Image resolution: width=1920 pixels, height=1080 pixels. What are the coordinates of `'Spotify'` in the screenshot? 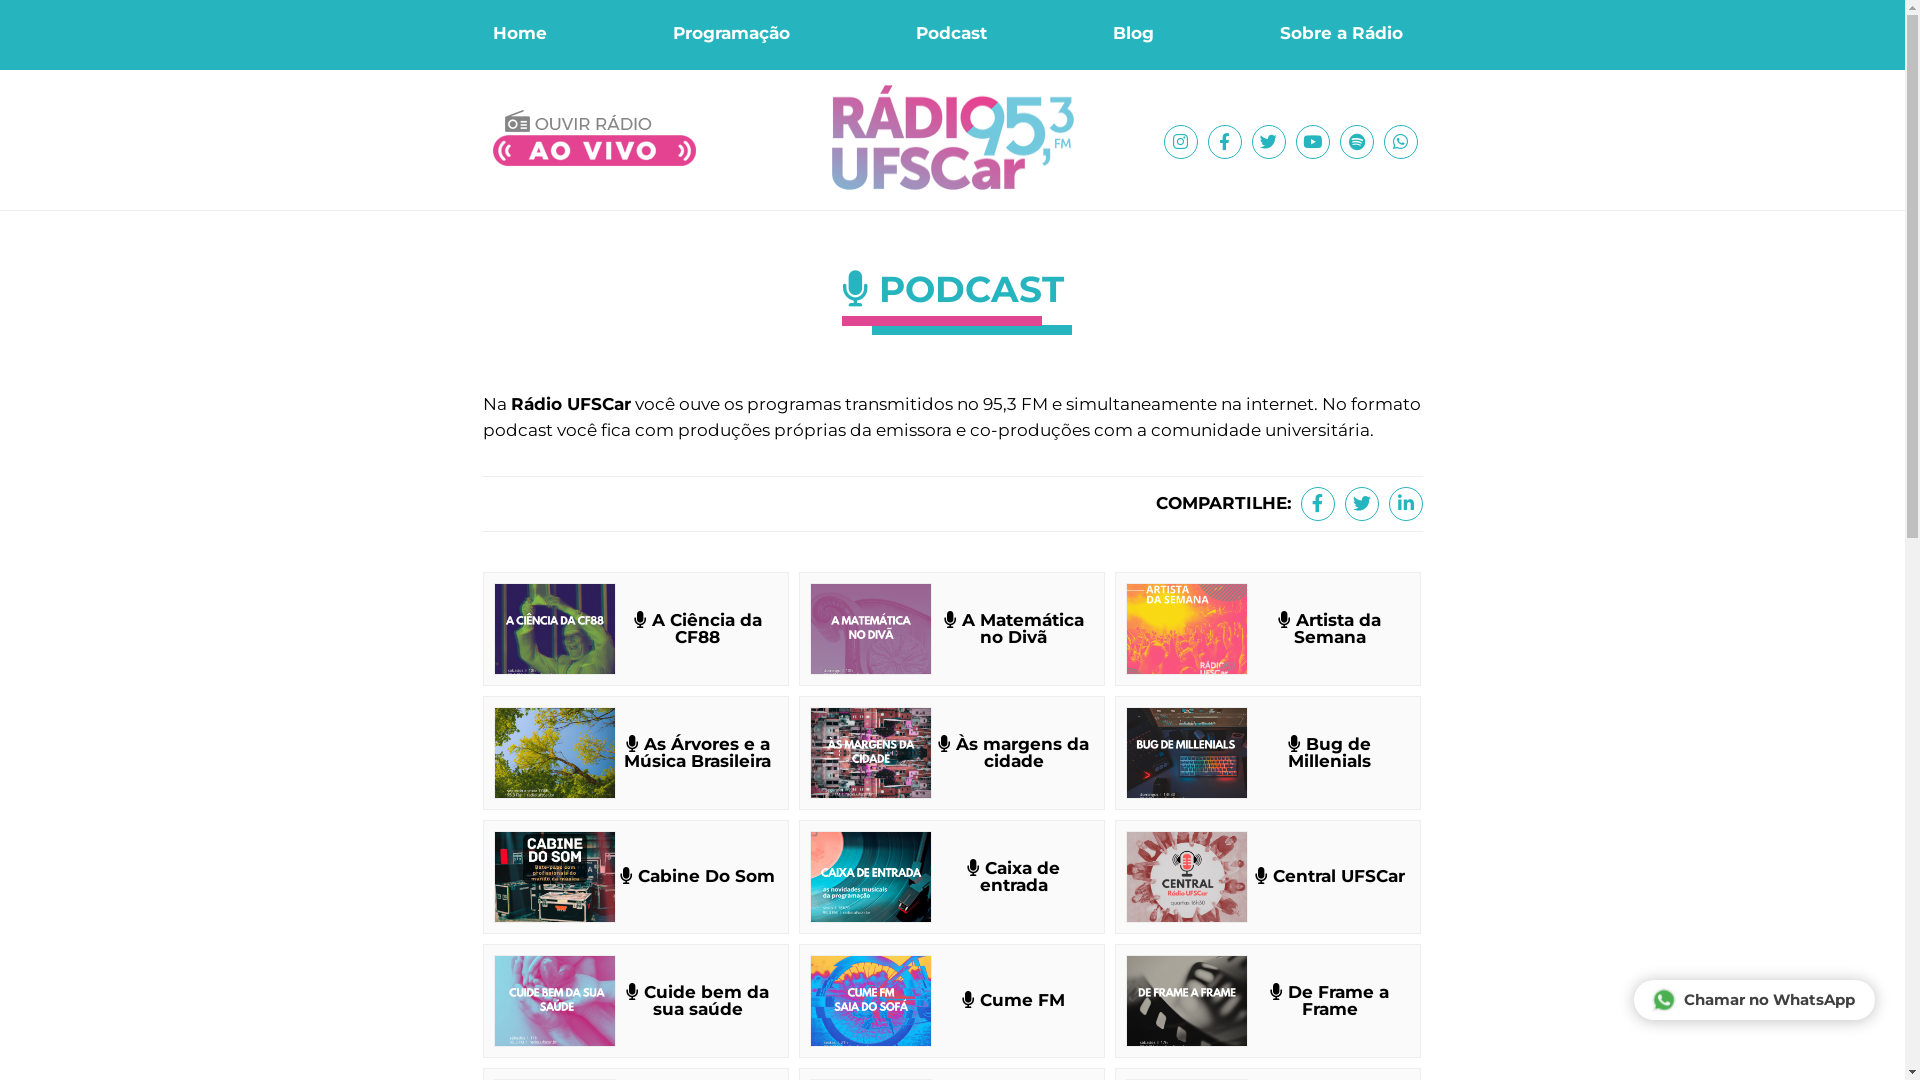 It's located at (1357, 141).